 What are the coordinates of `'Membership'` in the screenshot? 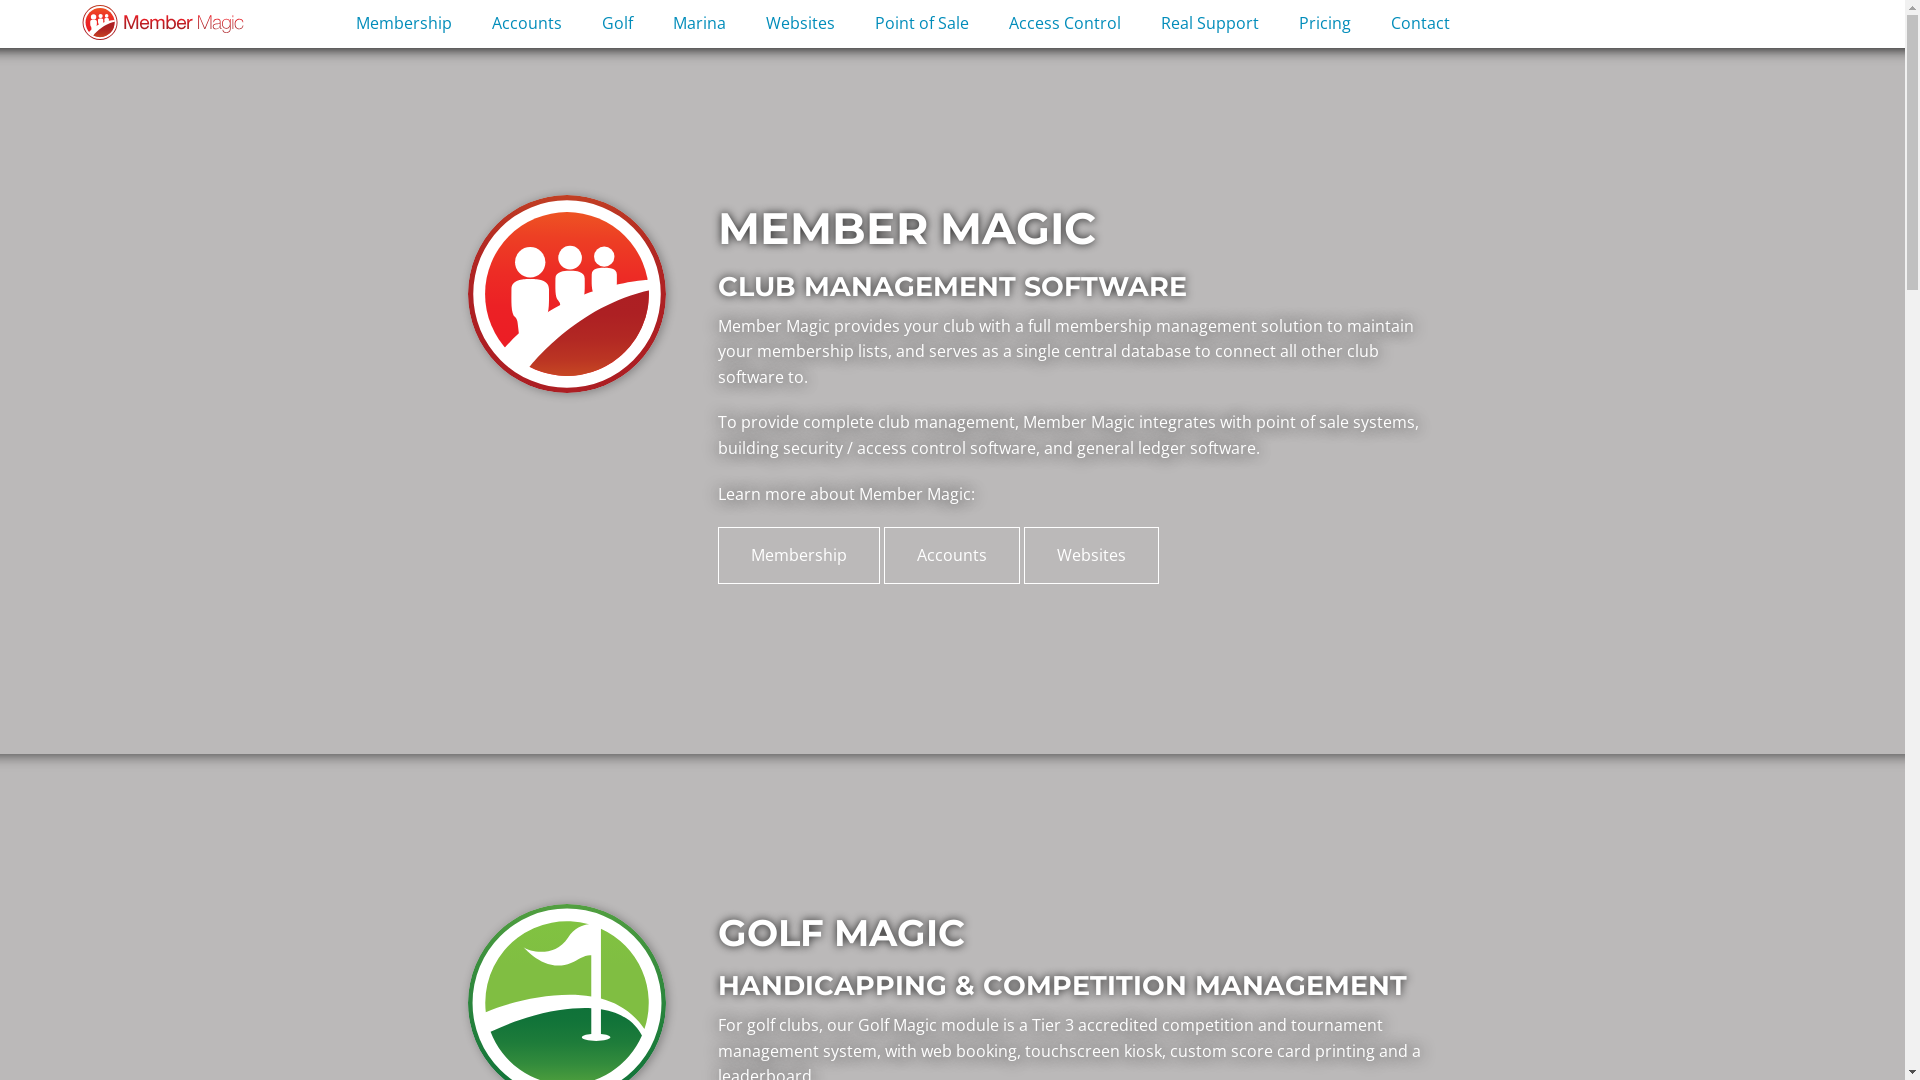 It's located at (718, 555).